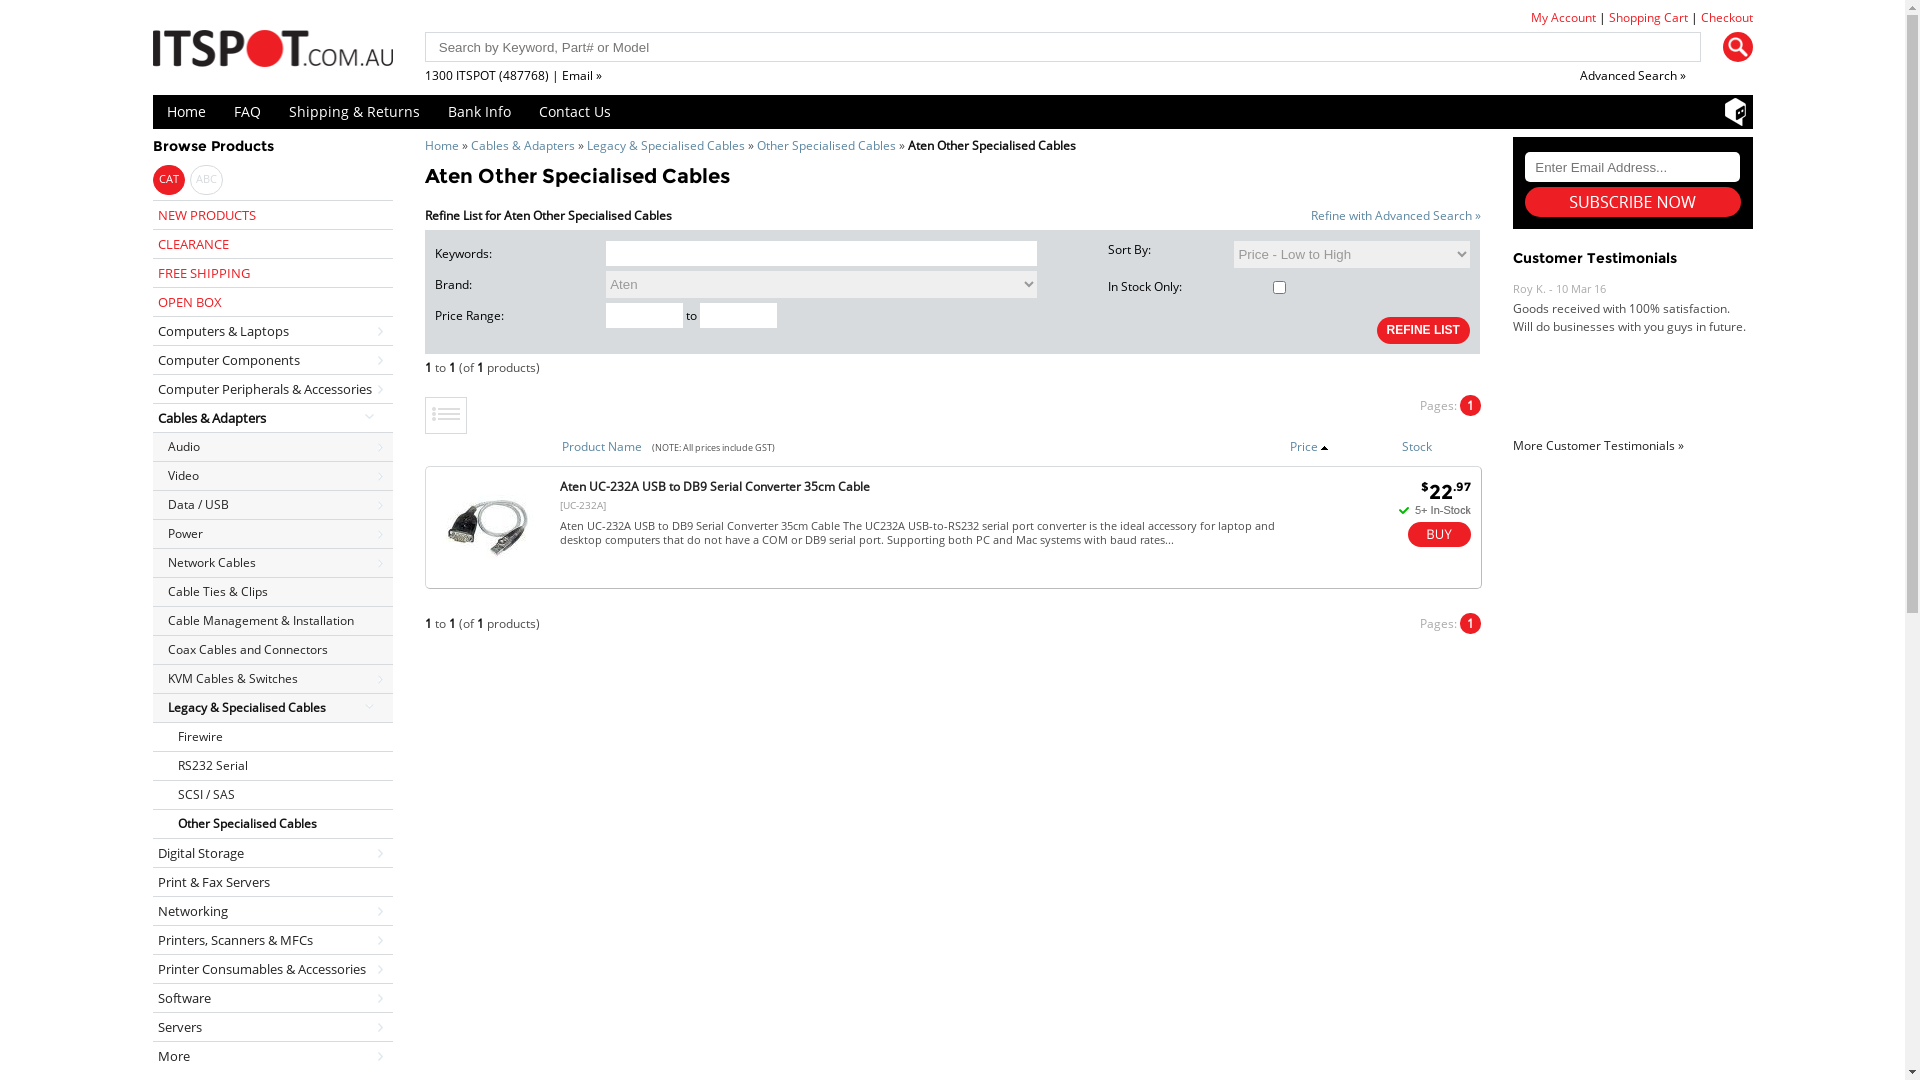 This screenshot has height=1080, width=1920. What do you see at coordinates (271, 445) in the screenshot?
I see `'Audio'` at bounding box center [271, 445].